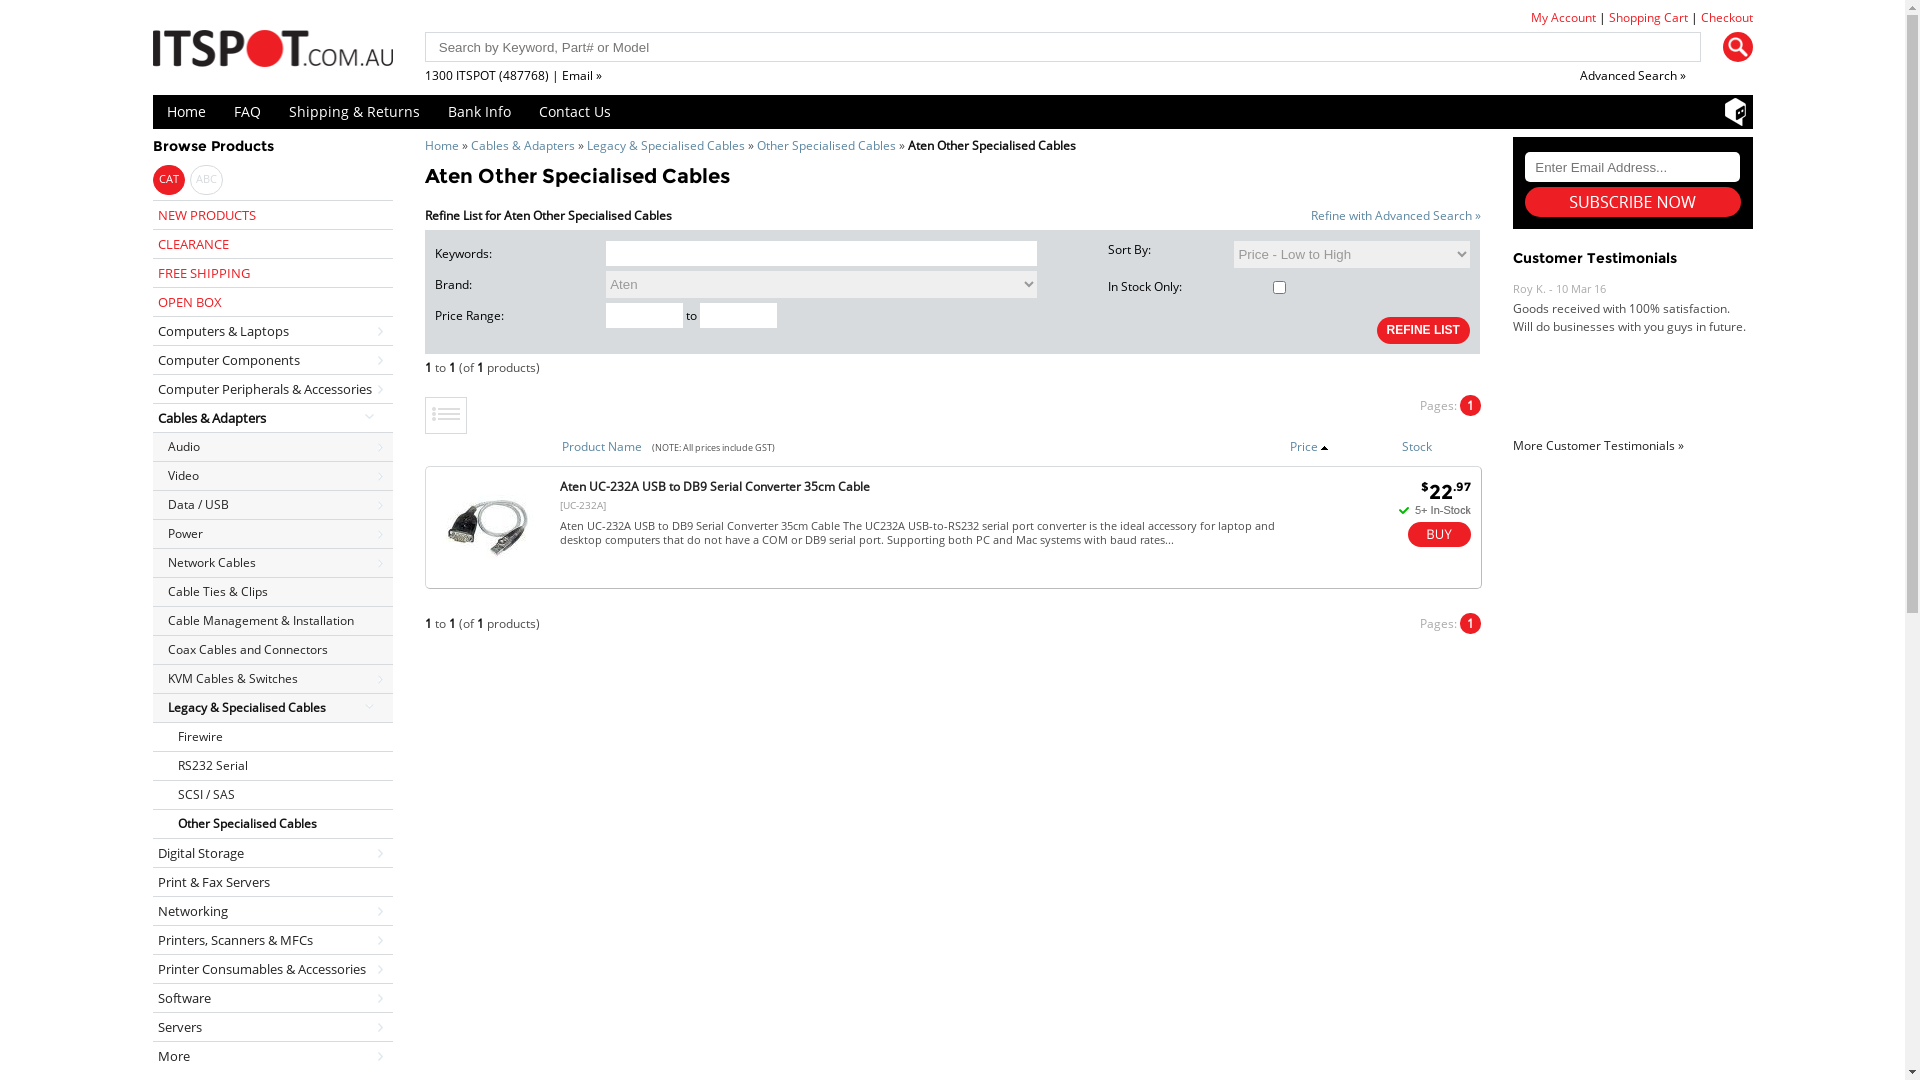 This screenshot has height=1080, width=1920. What do you see at coordinates (271, 445) in the screenshot?
I see `'Audio'` at bounding box center [271, 445].